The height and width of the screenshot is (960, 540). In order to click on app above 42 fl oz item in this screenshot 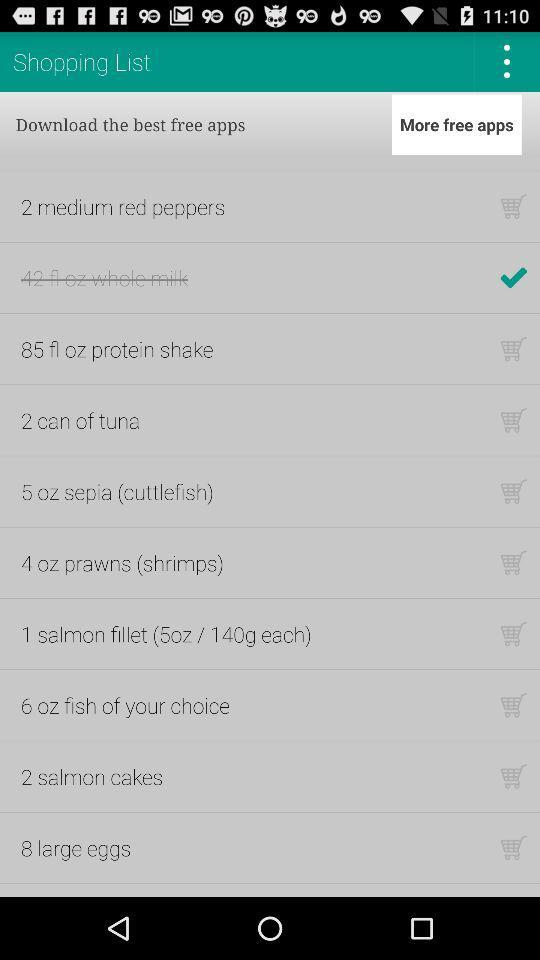, I will do `click(123, 206)`.